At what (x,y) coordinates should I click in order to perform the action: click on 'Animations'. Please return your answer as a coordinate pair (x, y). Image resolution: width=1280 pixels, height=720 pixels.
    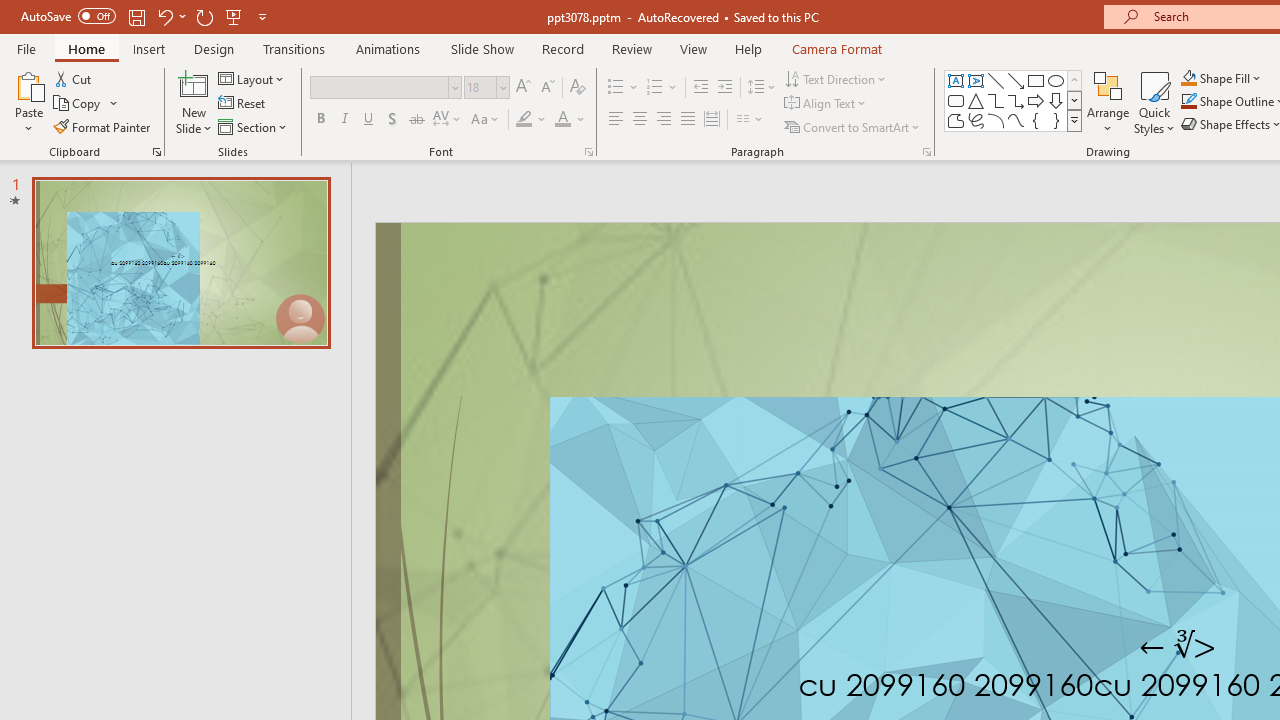
    Looking at the image, I should click on (388, 48).